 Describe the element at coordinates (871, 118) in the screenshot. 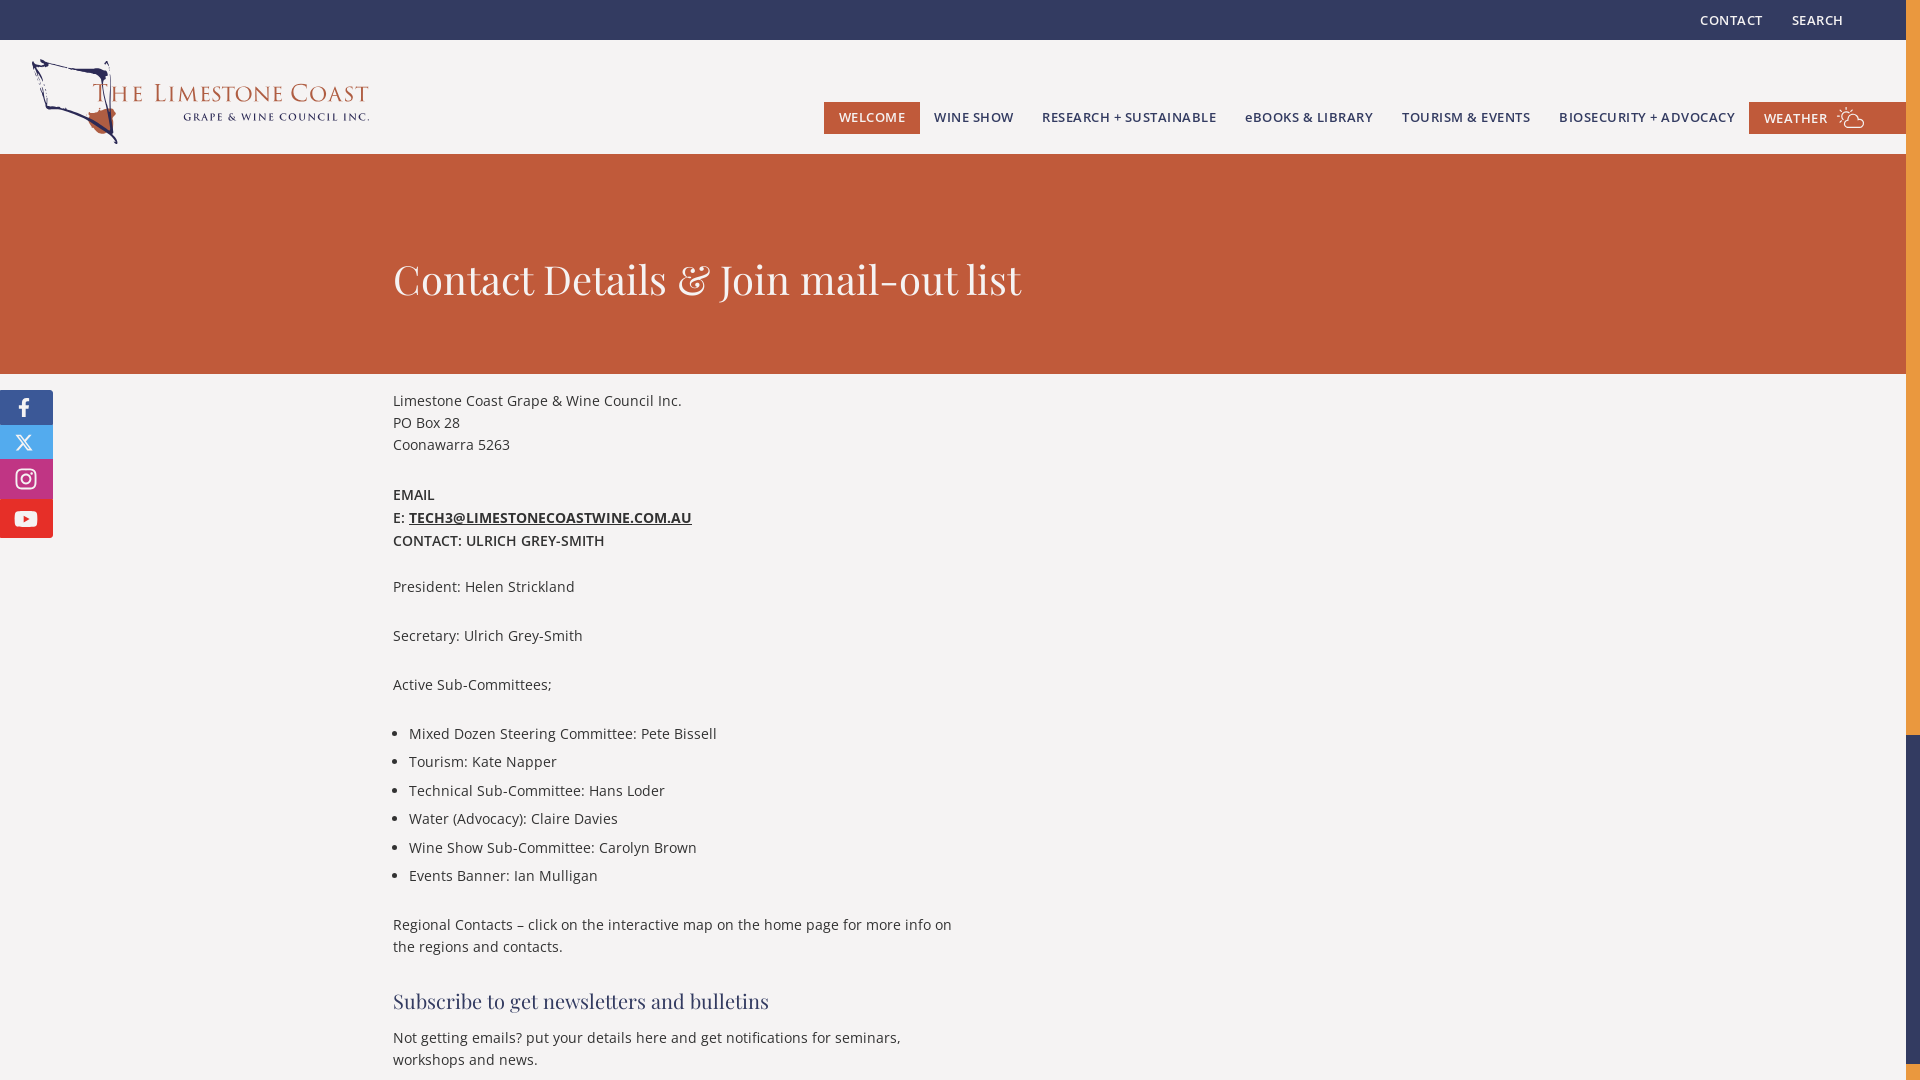

I see `'WELCOME'` at that location.